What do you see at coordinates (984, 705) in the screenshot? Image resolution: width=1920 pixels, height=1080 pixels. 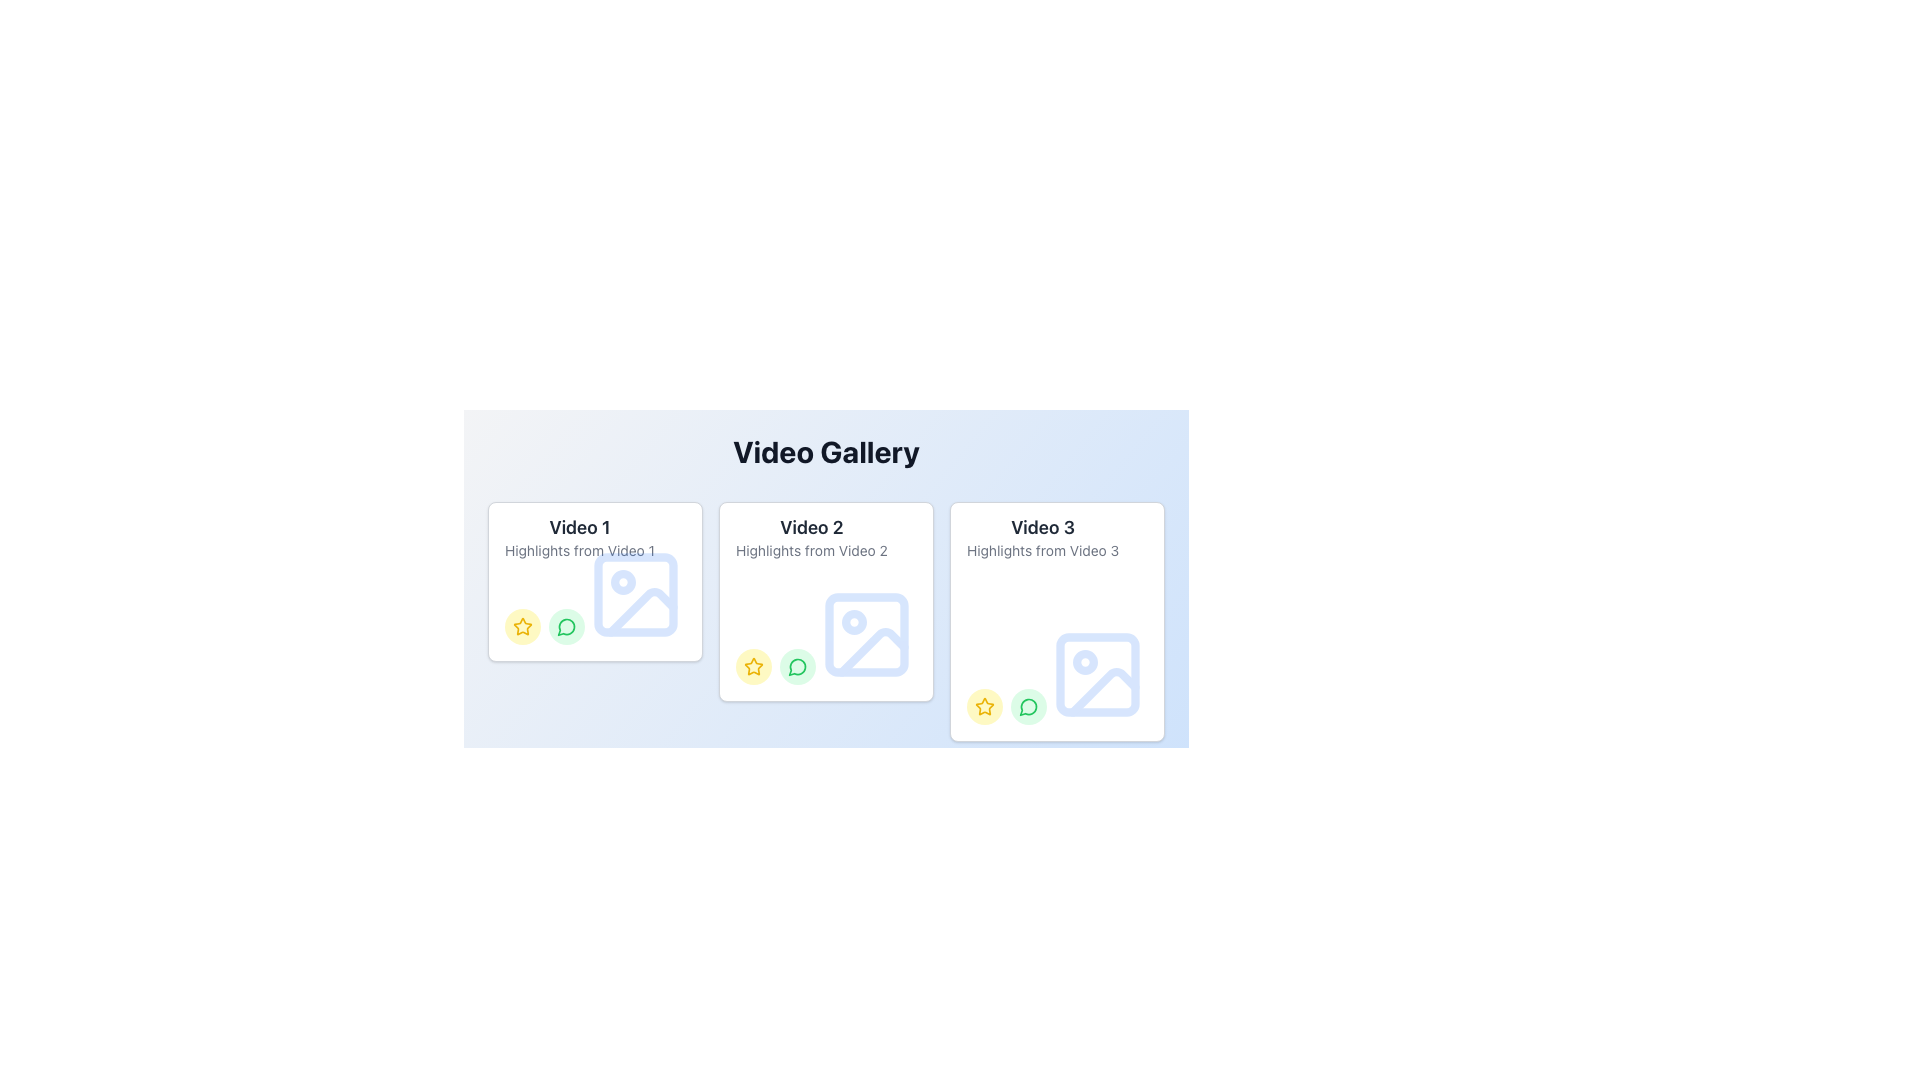 I see `the circular yellow button with a star icon located at the bottom-left corner of the 'Video 3' card in the 'Video Gallery' to mark the item as favorite` at bounding box center [984, 705].